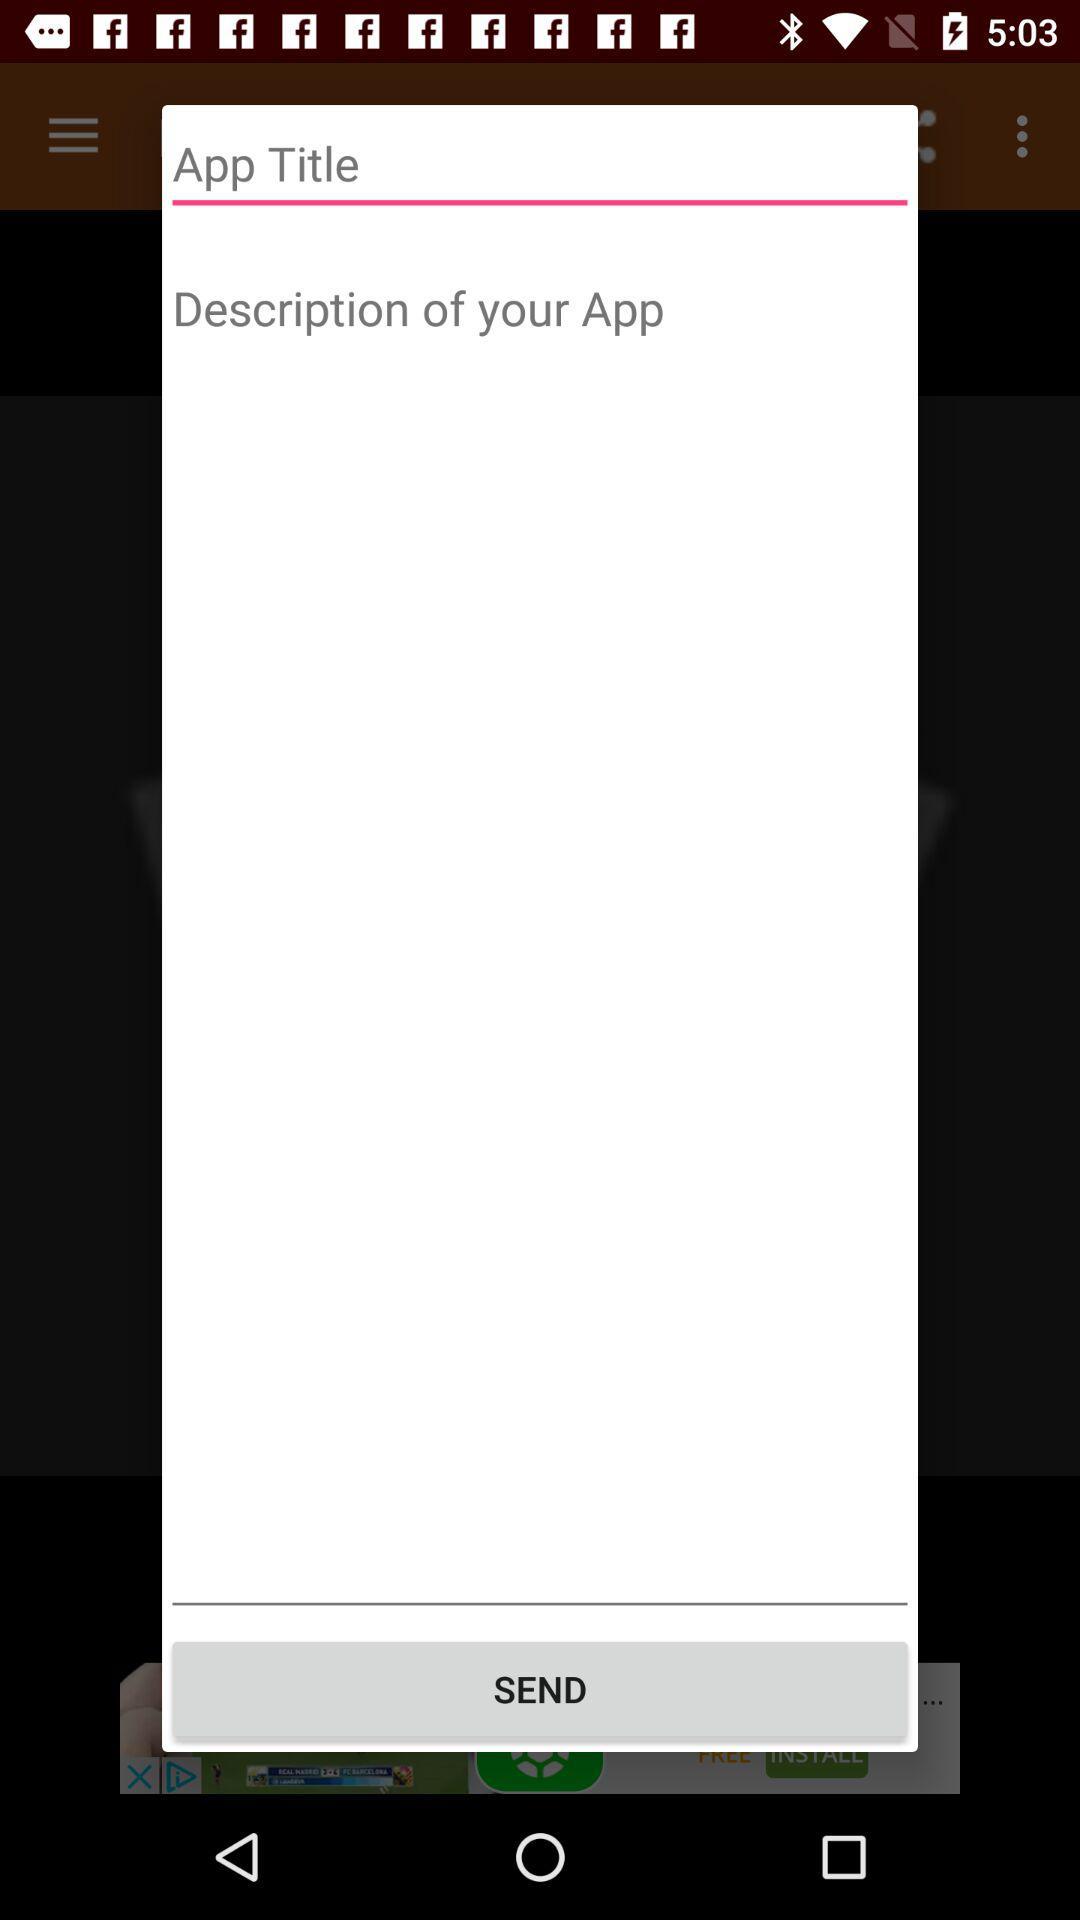  Describe the element at coordinates (540, 936) in the screenshot. I see `description of your app text box` at that location.